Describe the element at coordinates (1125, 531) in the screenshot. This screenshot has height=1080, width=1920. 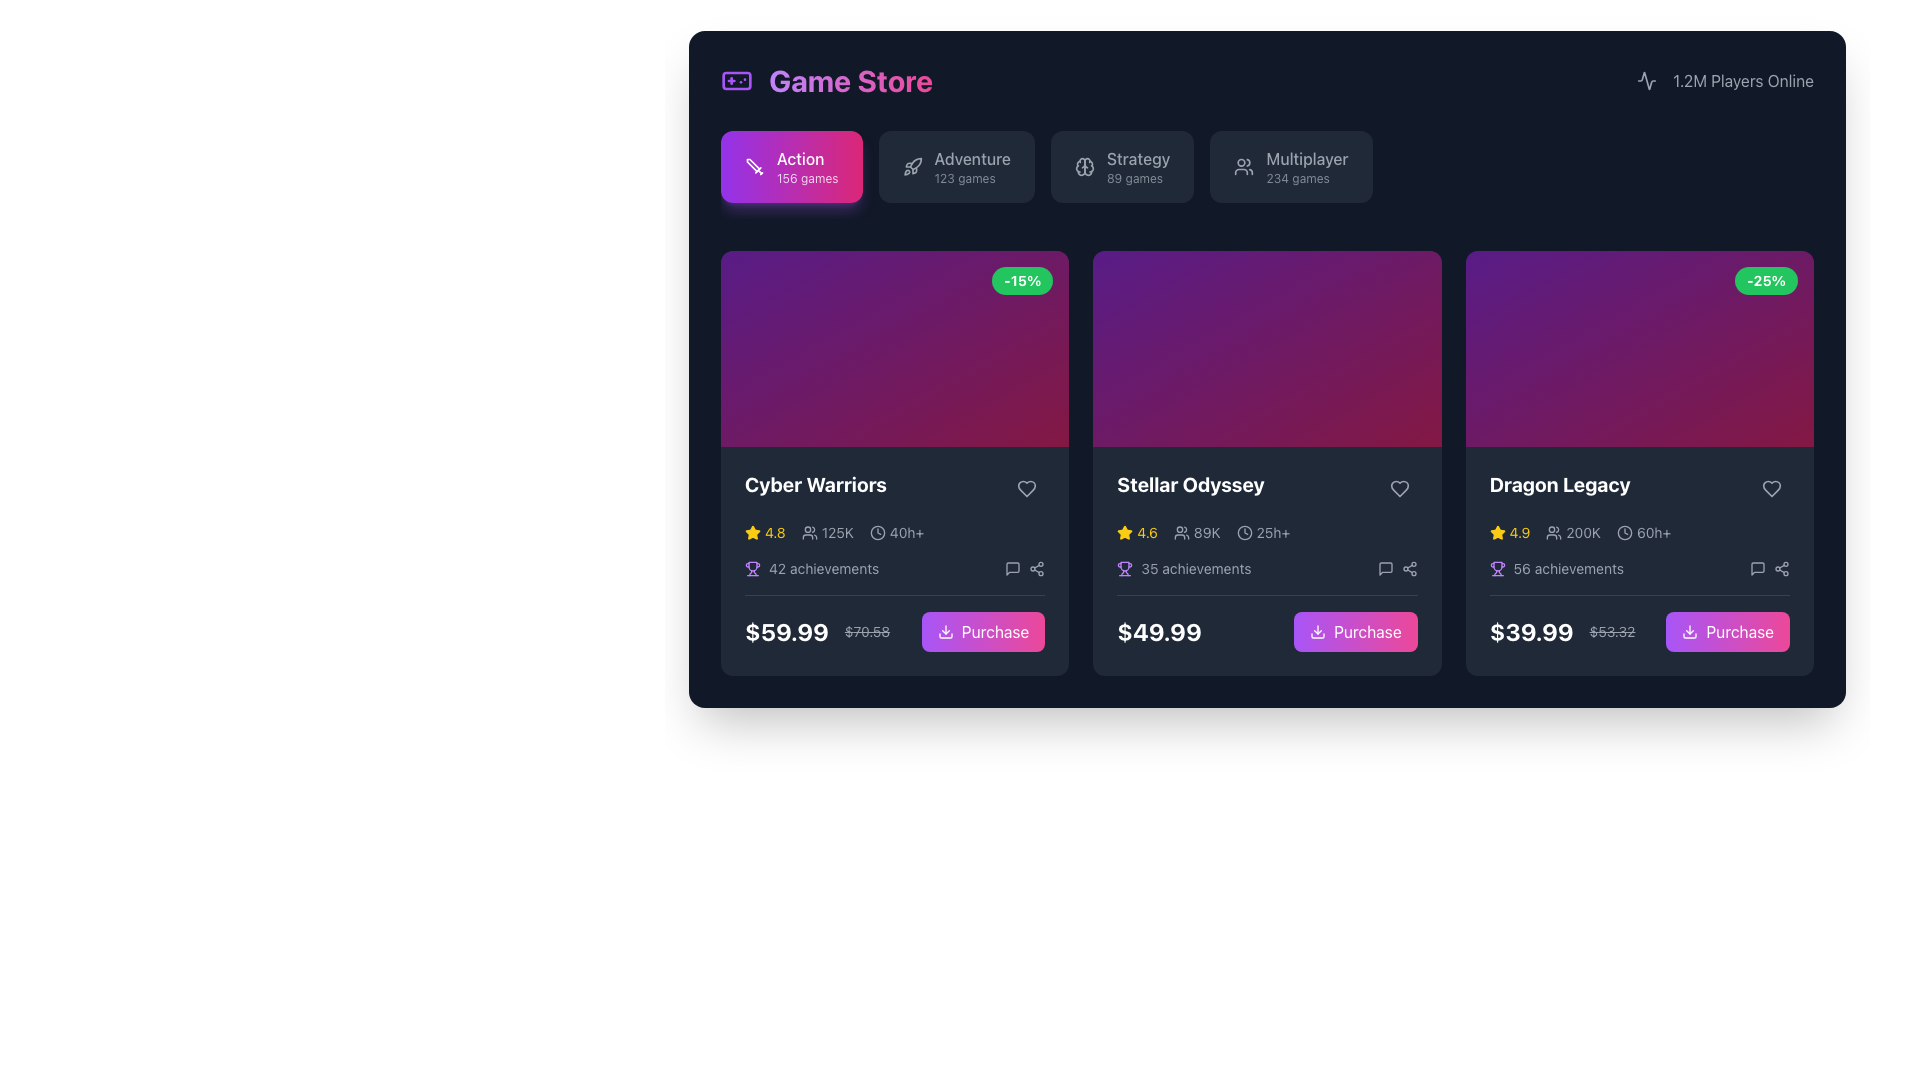
I see `the star icon indicating the rating of the game 'Stellar Odyssey' located in the second card from the left in a row of three cards` at that location.